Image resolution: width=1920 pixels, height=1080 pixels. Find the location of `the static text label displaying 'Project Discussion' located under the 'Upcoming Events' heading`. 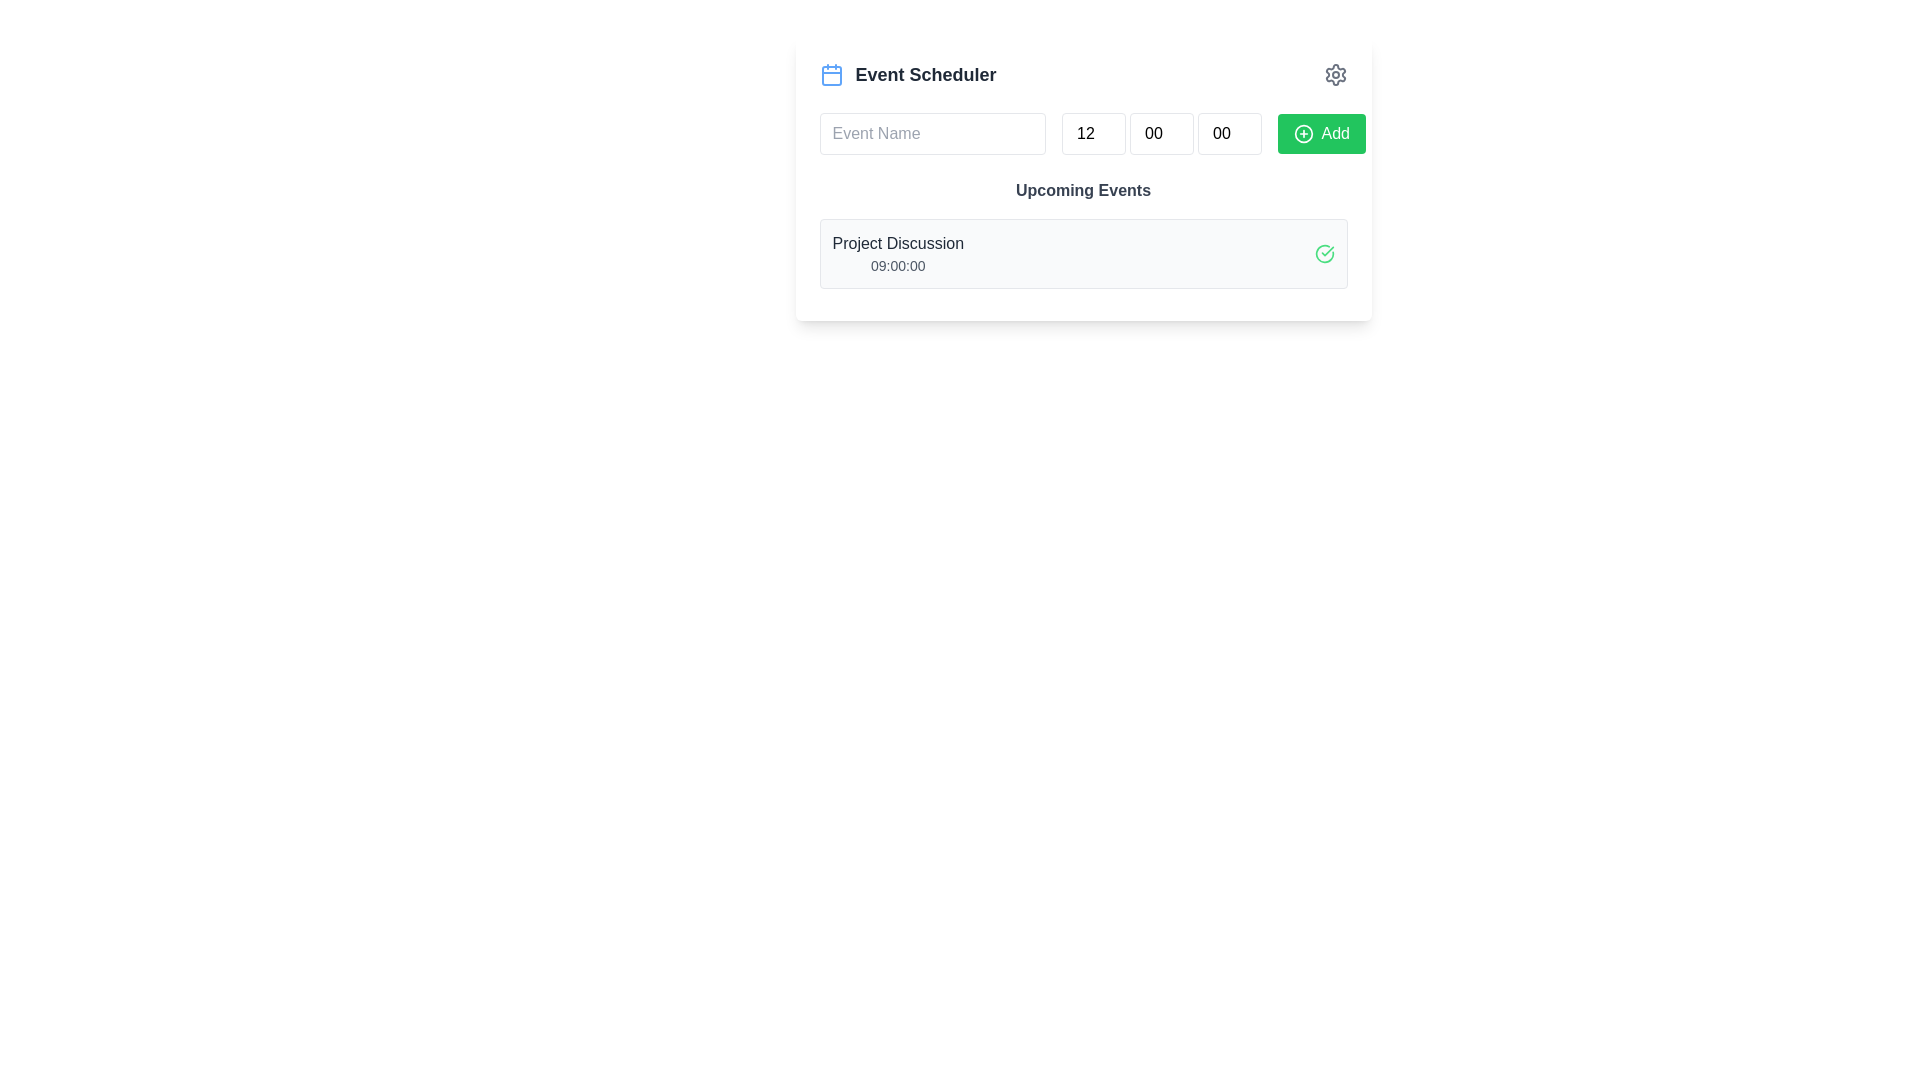

the static text label displaying 'Project Discussion' located under the 'Upcoming Events' heading is located at coordinates (897, 242).